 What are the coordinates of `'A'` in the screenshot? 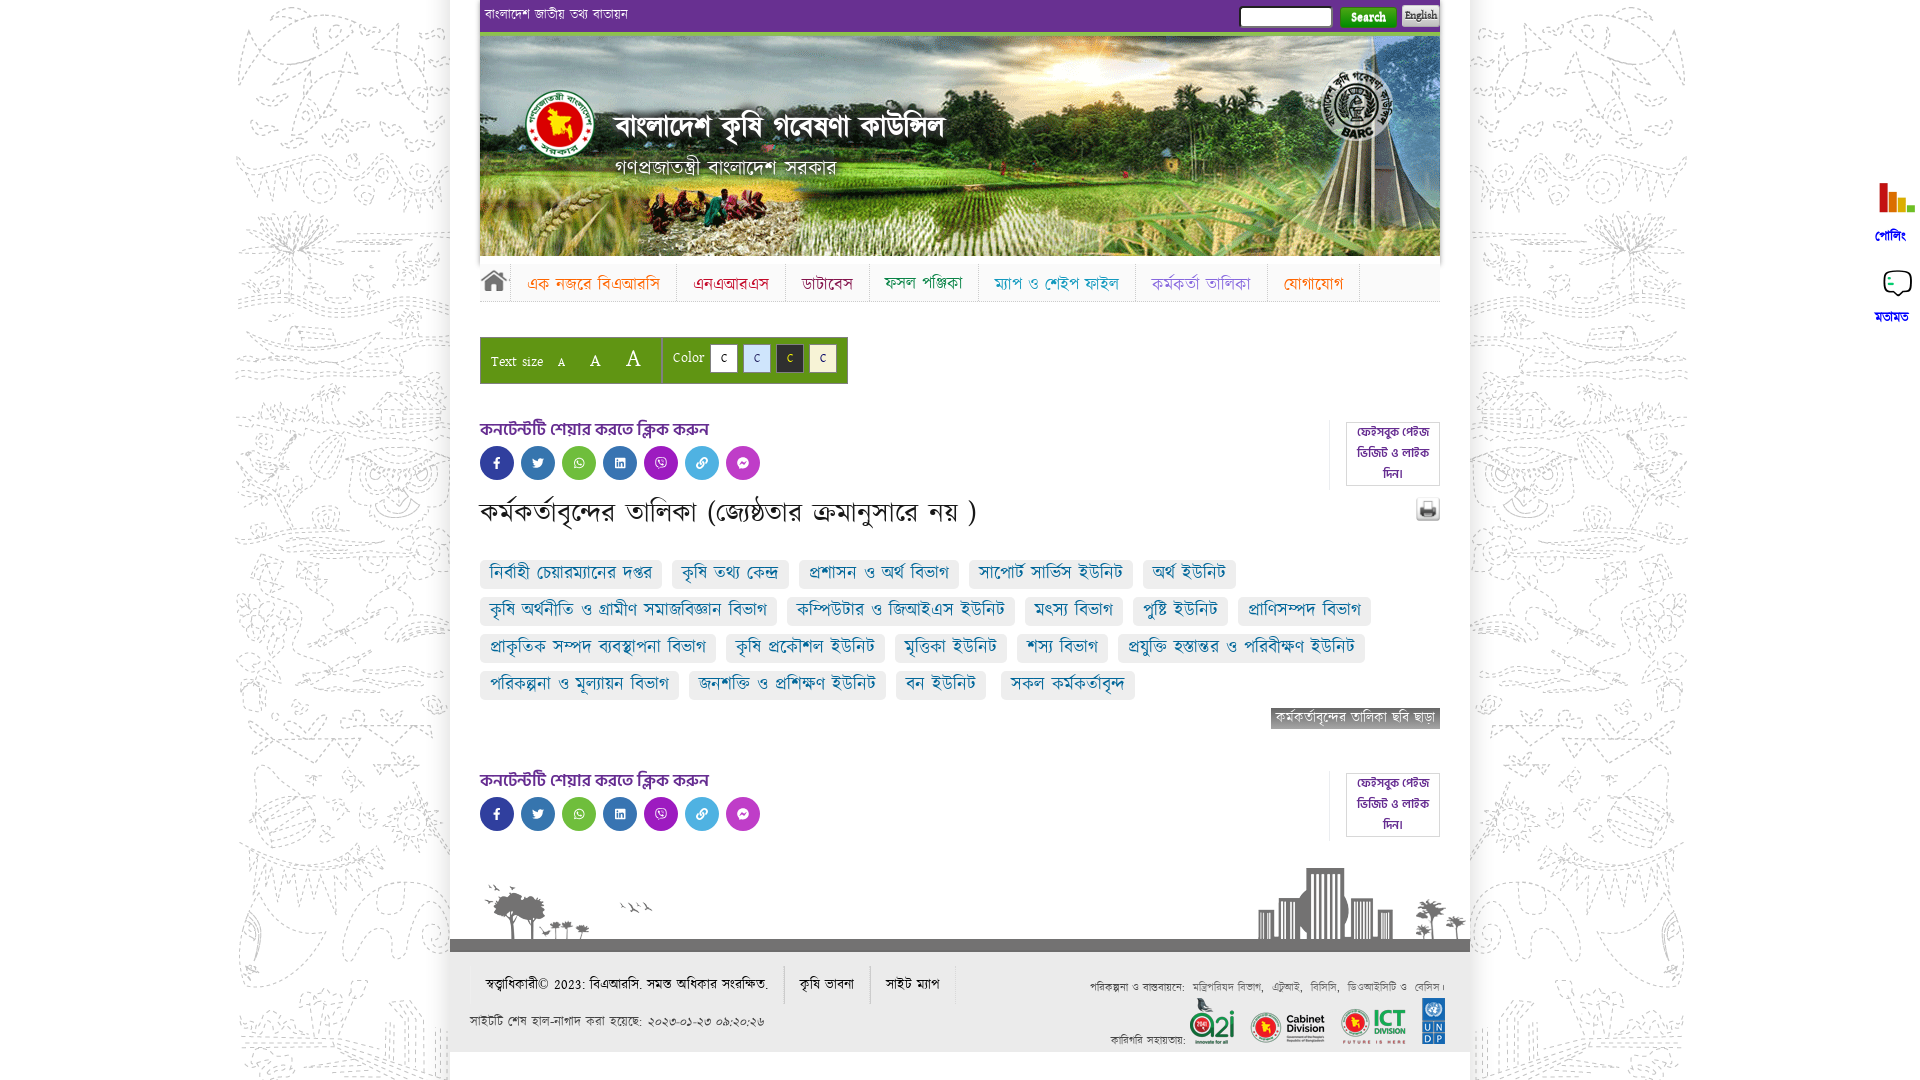 It's located at (594, 360).